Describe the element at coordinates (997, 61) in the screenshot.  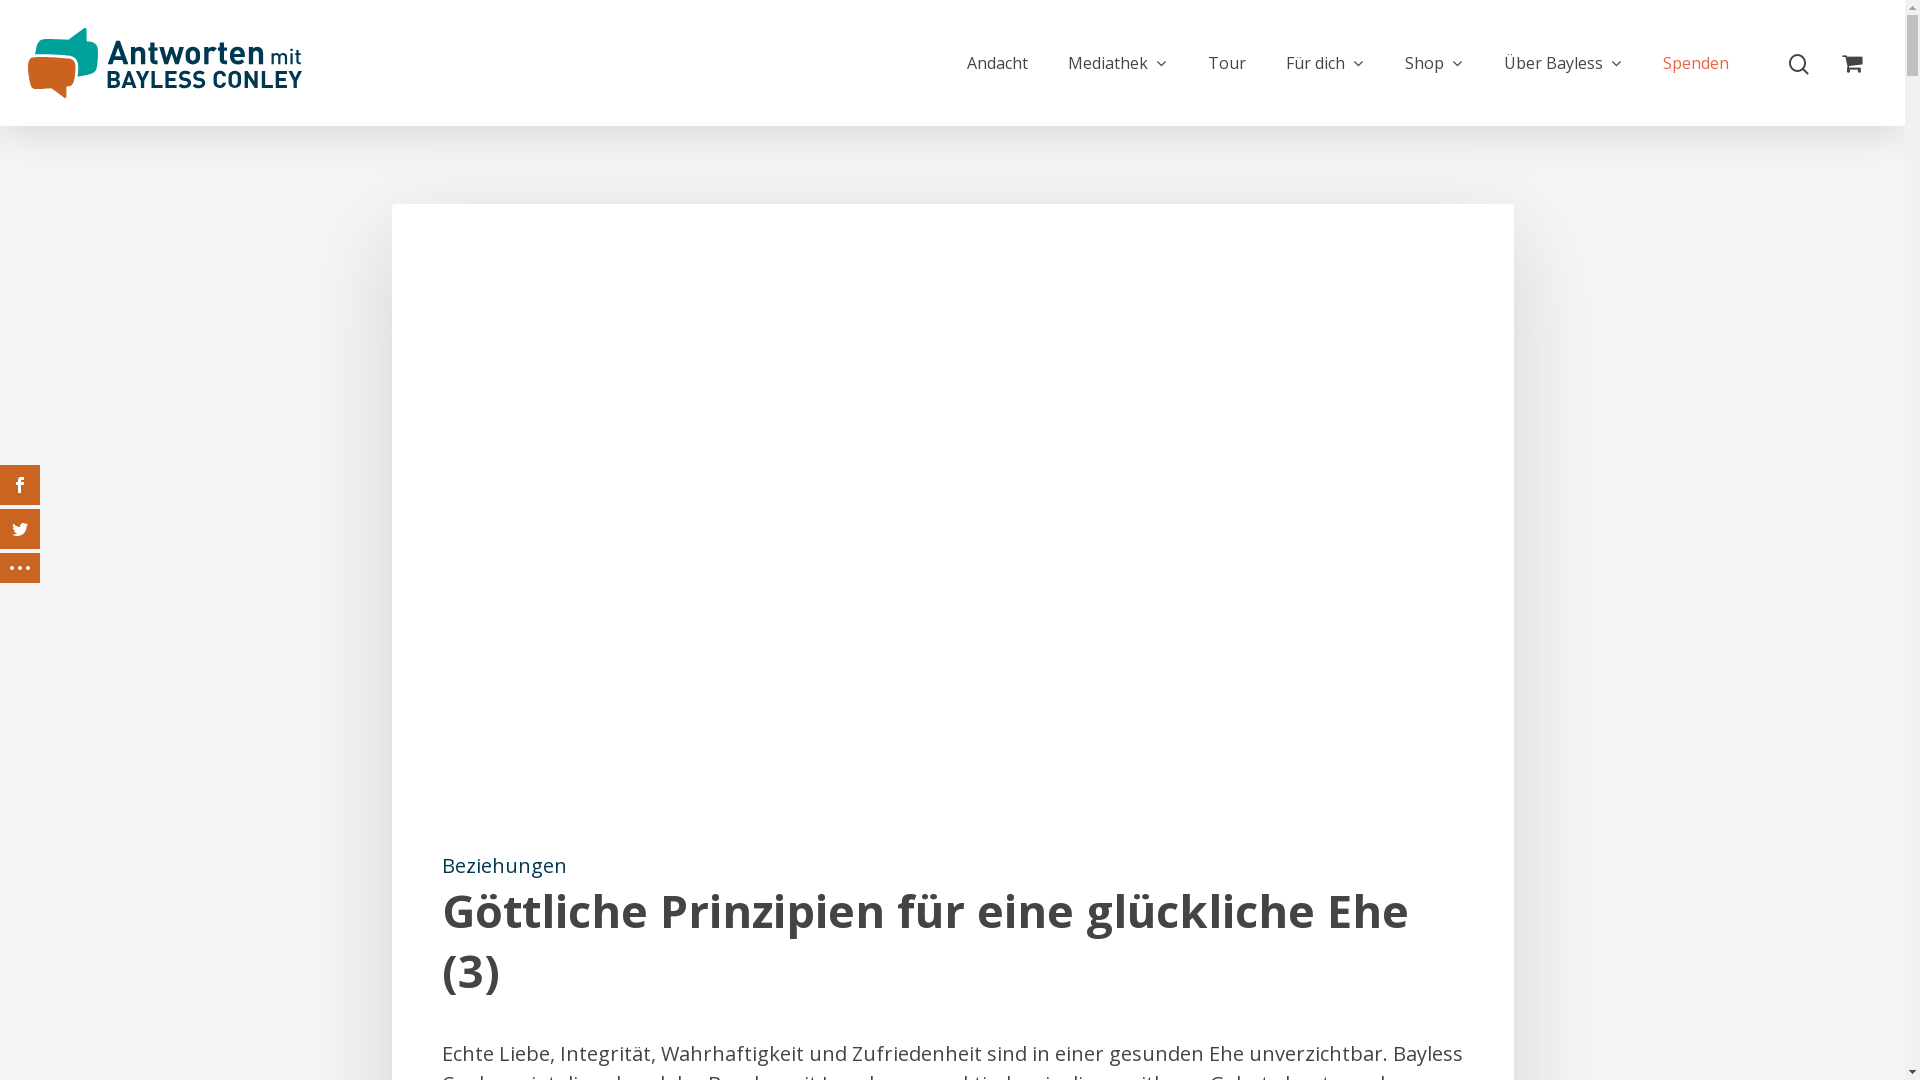
I see `'Andacht'` at that location.